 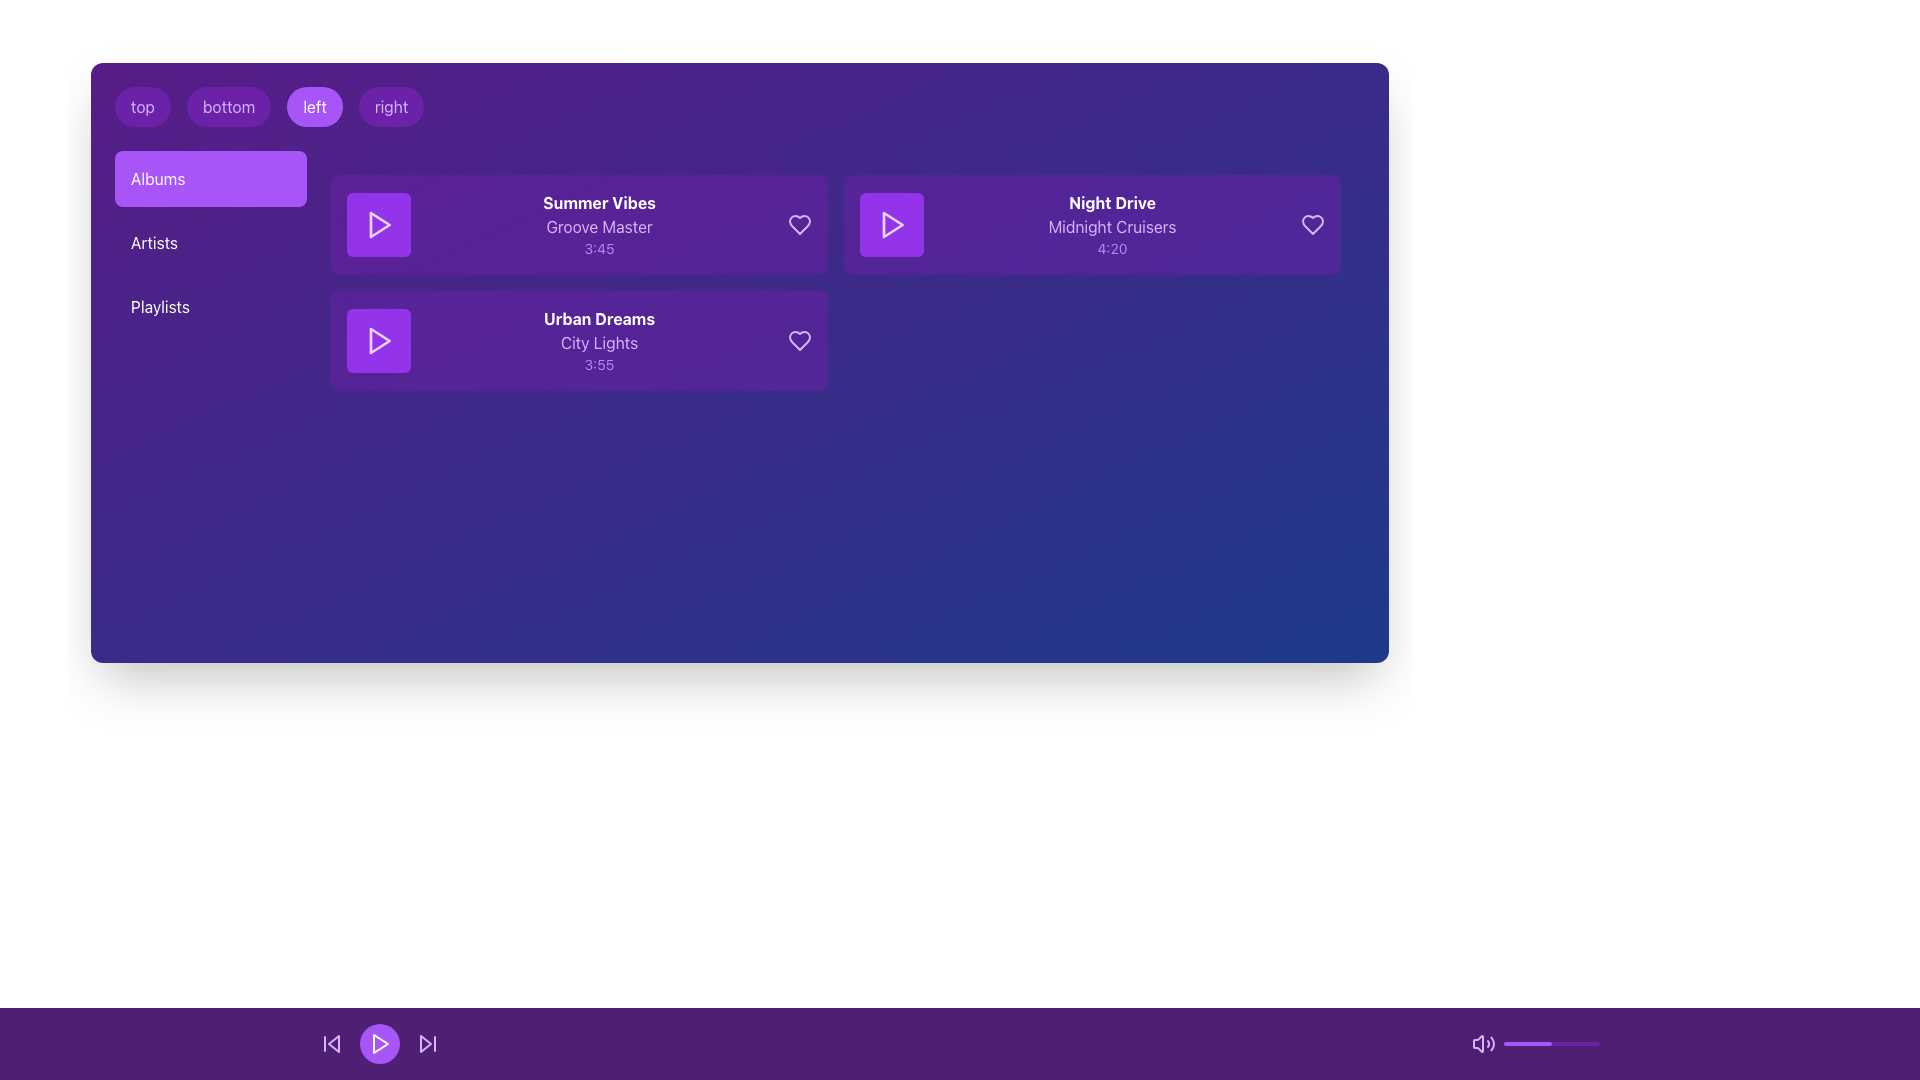 I want to click on the text label displaying the subtitle or artist name associated with the track 'Night Drive', so click(x=1111, y=226).